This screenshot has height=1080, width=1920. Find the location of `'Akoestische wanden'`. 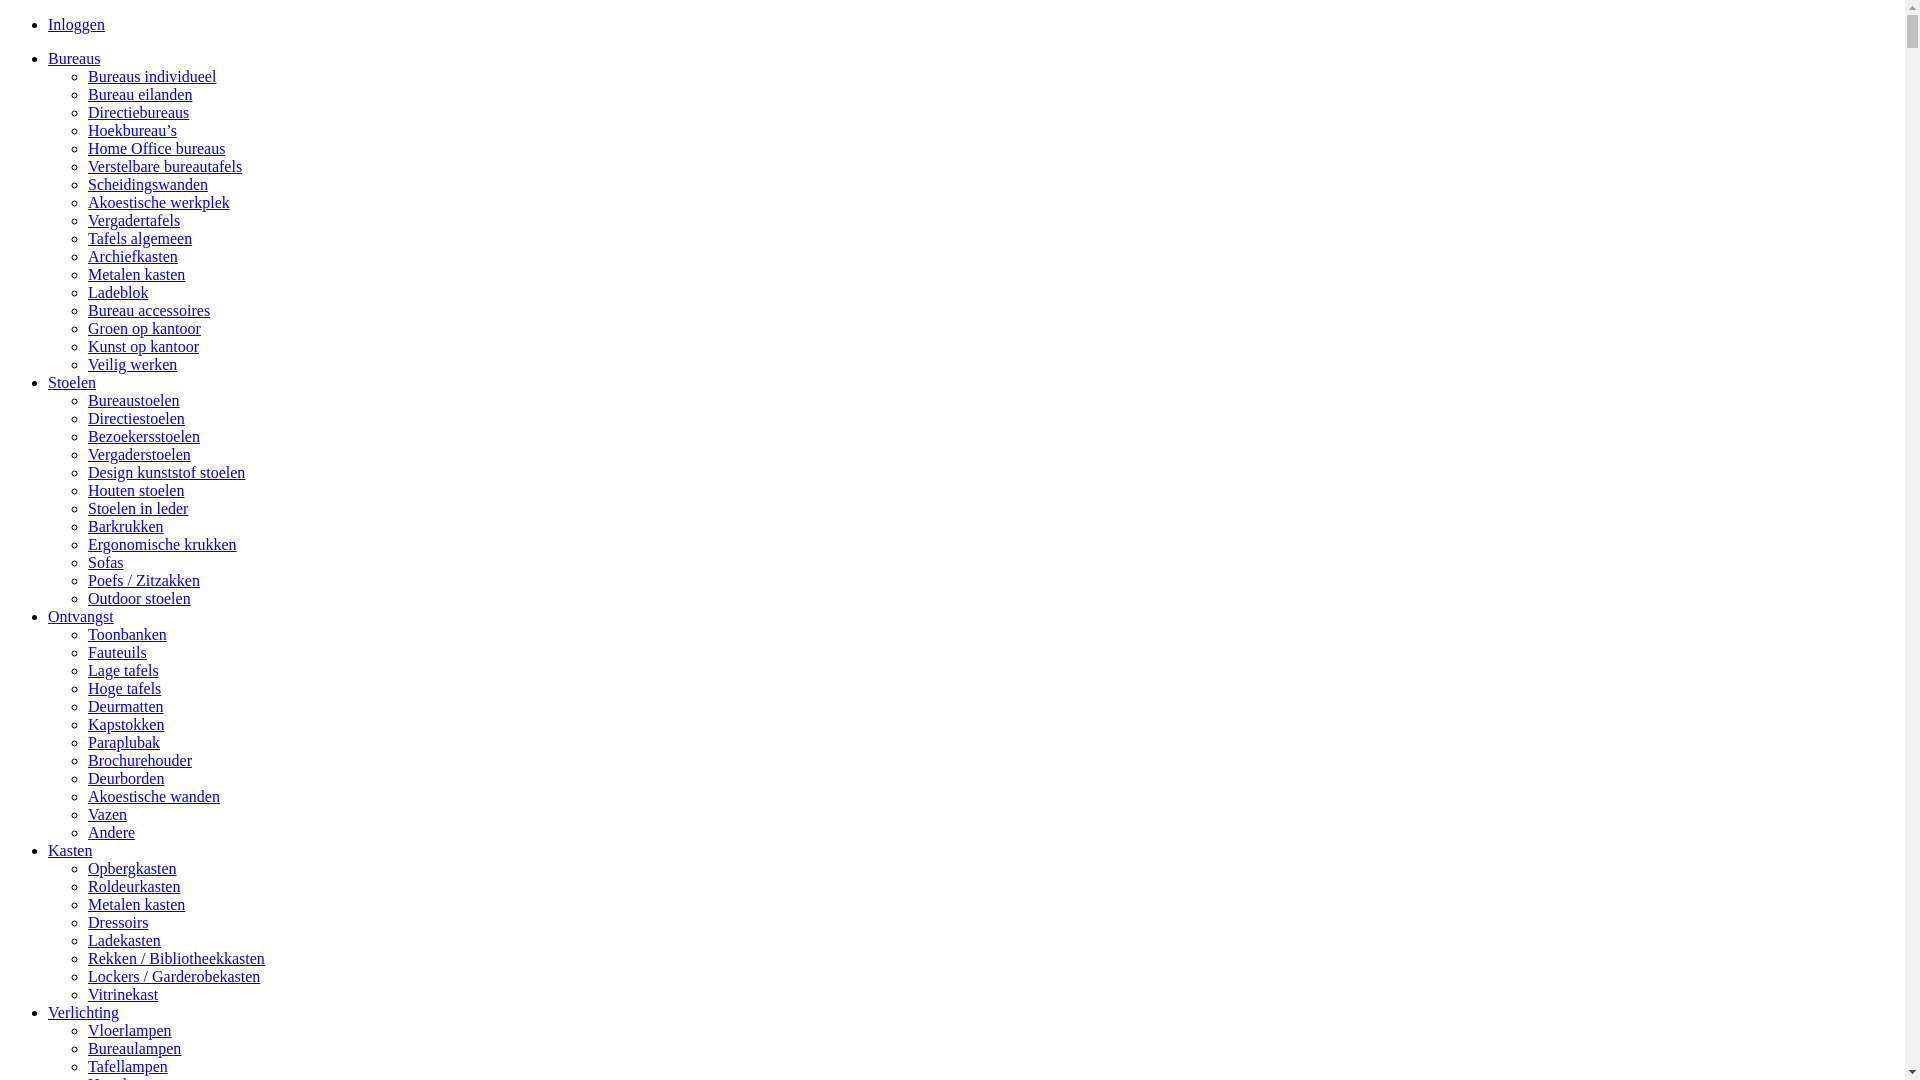

'Akoestische wanden' is located at coordinates (152, 795).